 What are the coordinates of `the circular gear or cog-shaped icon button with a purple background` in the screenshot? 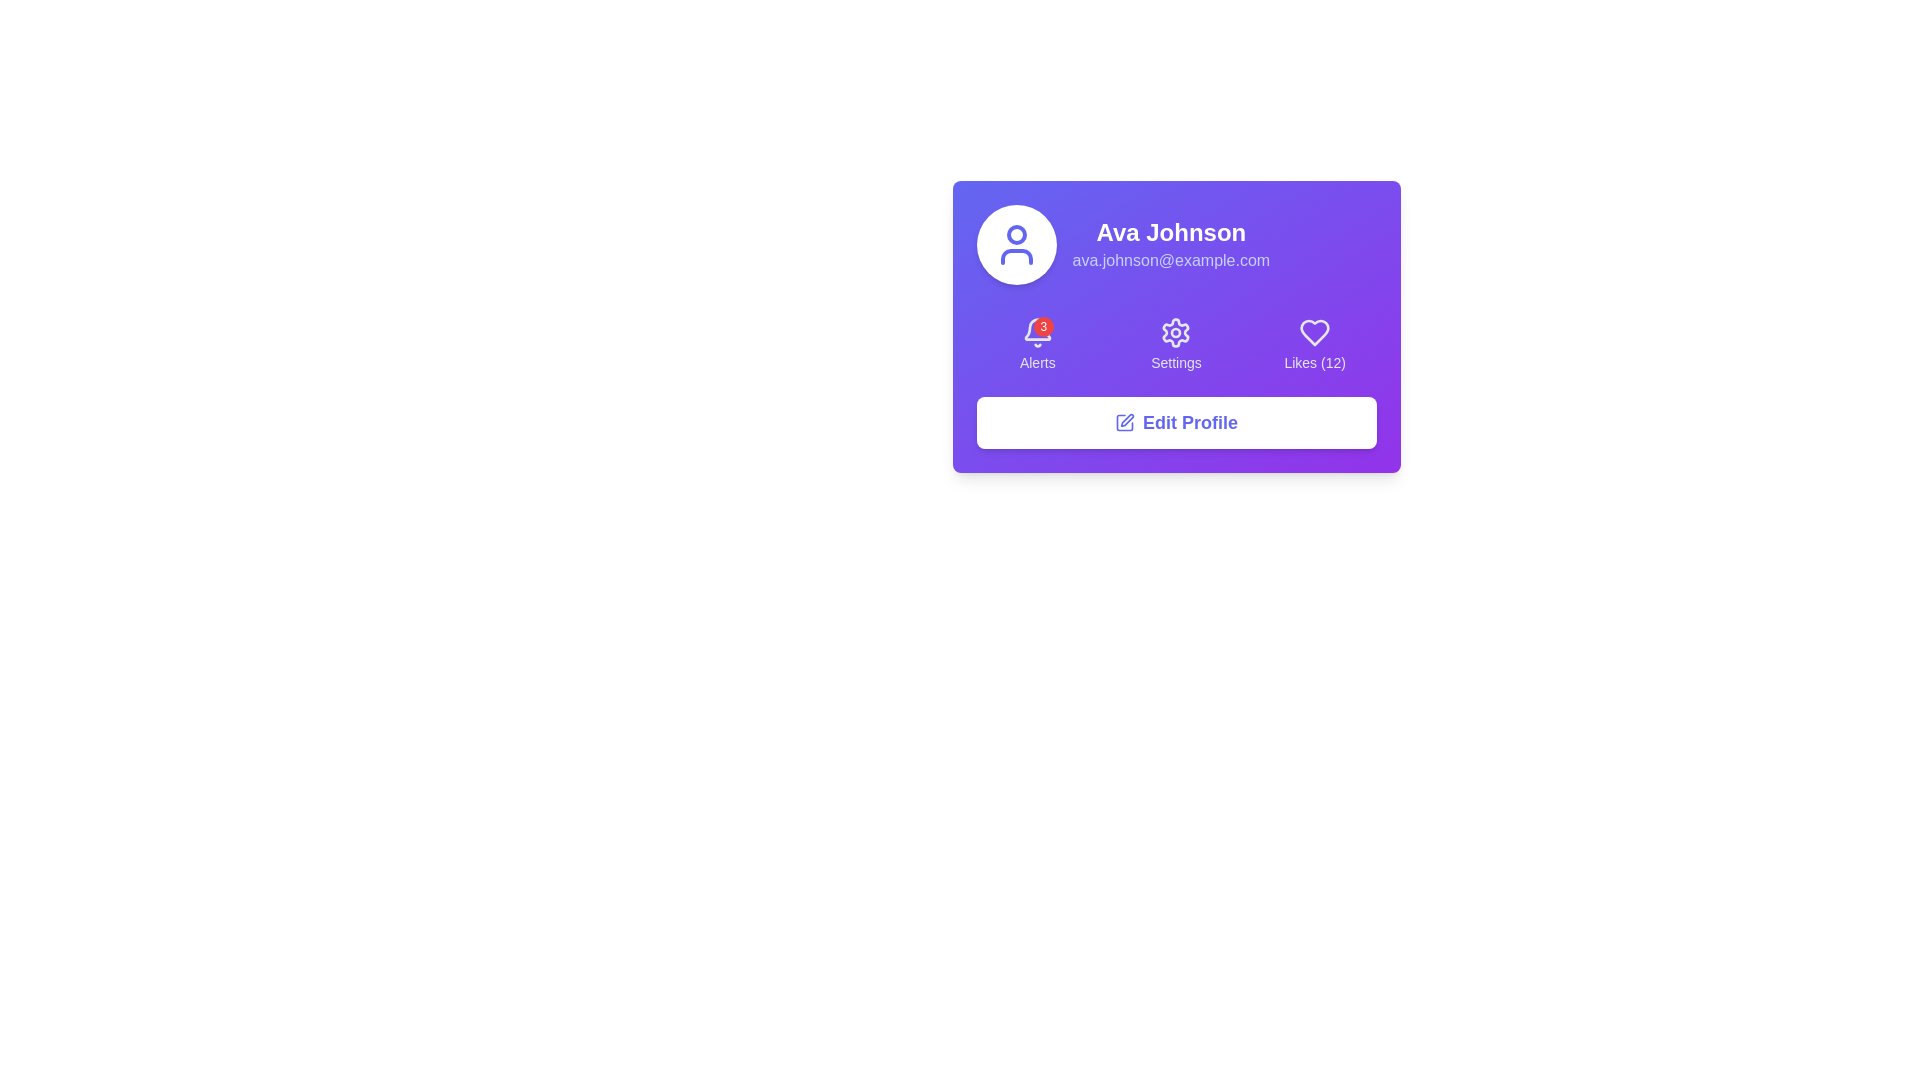 It's located at (1176, 331).